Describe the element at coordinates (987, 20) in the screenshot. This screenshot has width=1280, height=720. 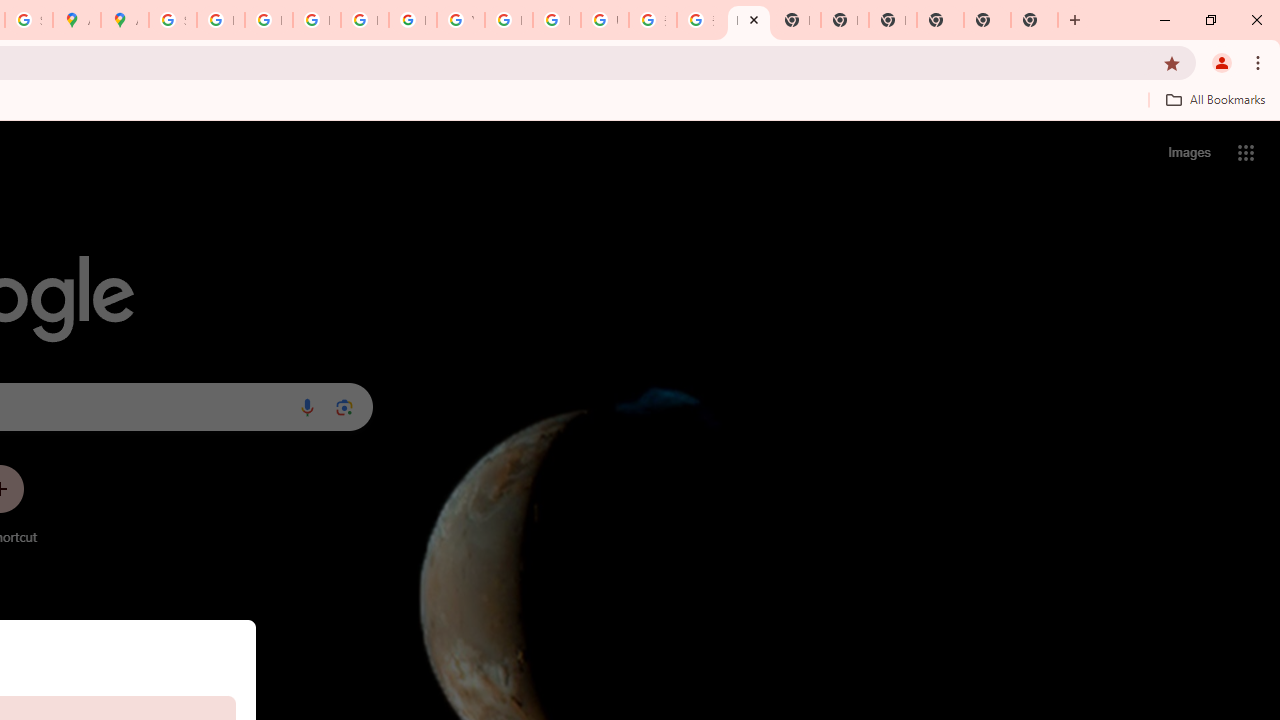
I see `'New Tab'` at that location.